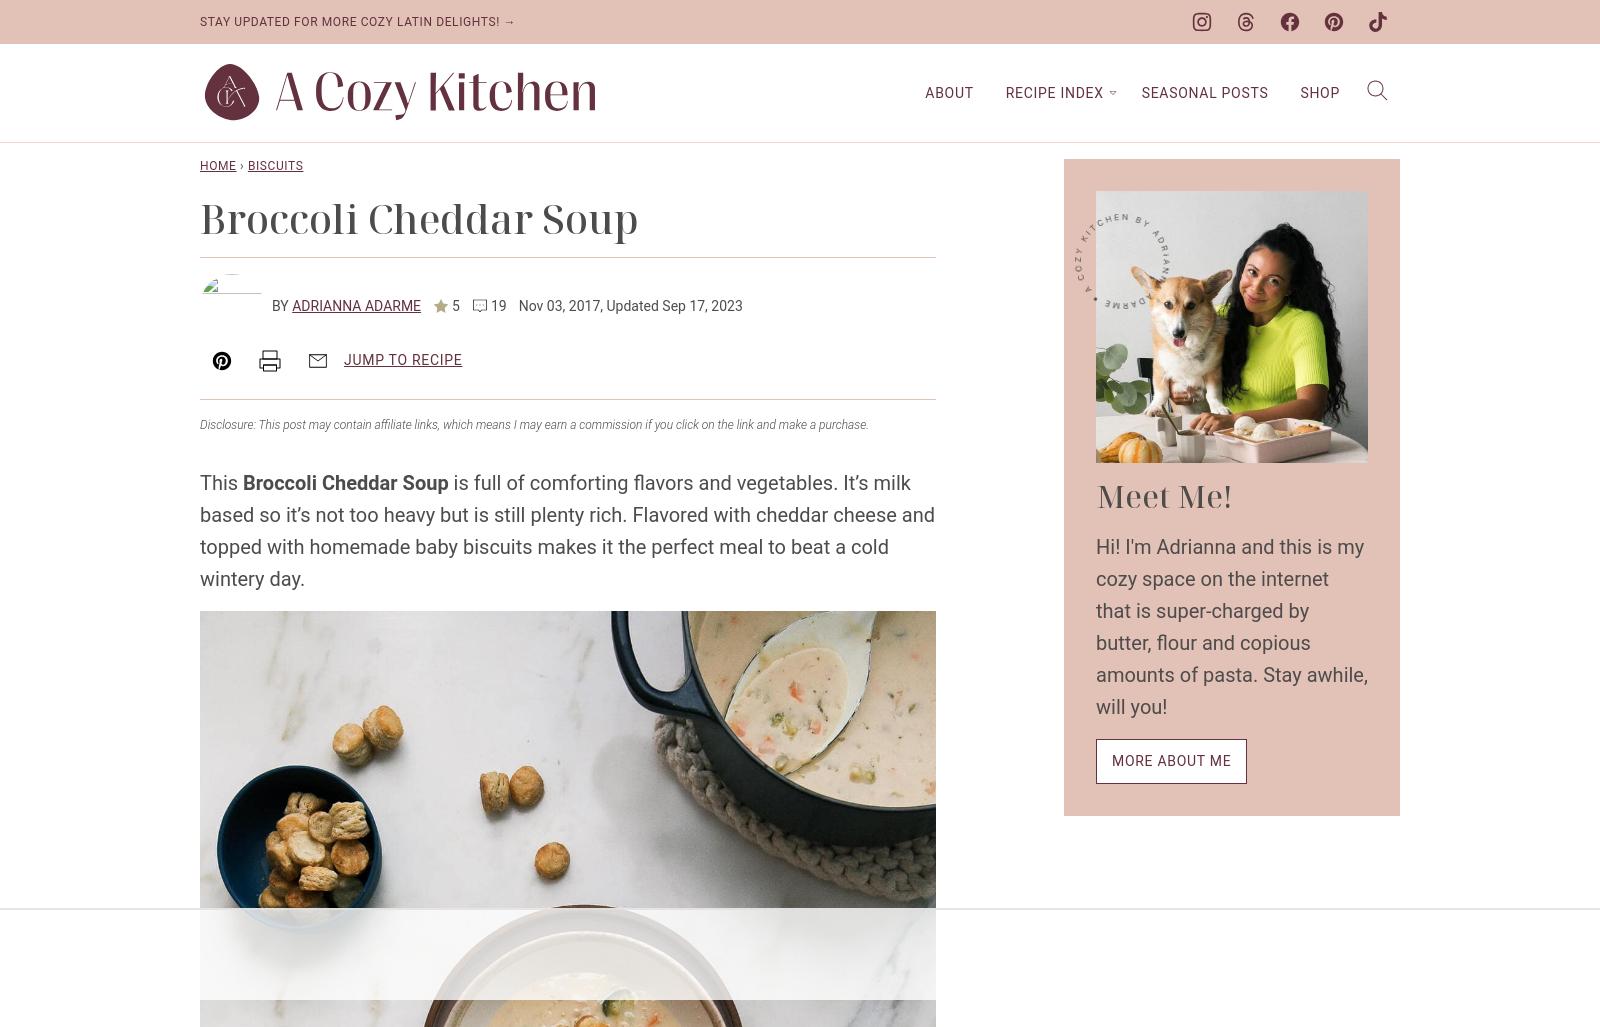 This screenshot has width=1600, height=1027. Describe the element at coordinates (566, 529) in the screenshot. I see `'is full of comforting flavors and vegetables. It’s milk based so it’s not too heavy but is still plenty rich. Flavored with cheddar cheese and topped with homemade baby biscuits makes it the perfect meal to beat a cold wintery day.'` at that location.